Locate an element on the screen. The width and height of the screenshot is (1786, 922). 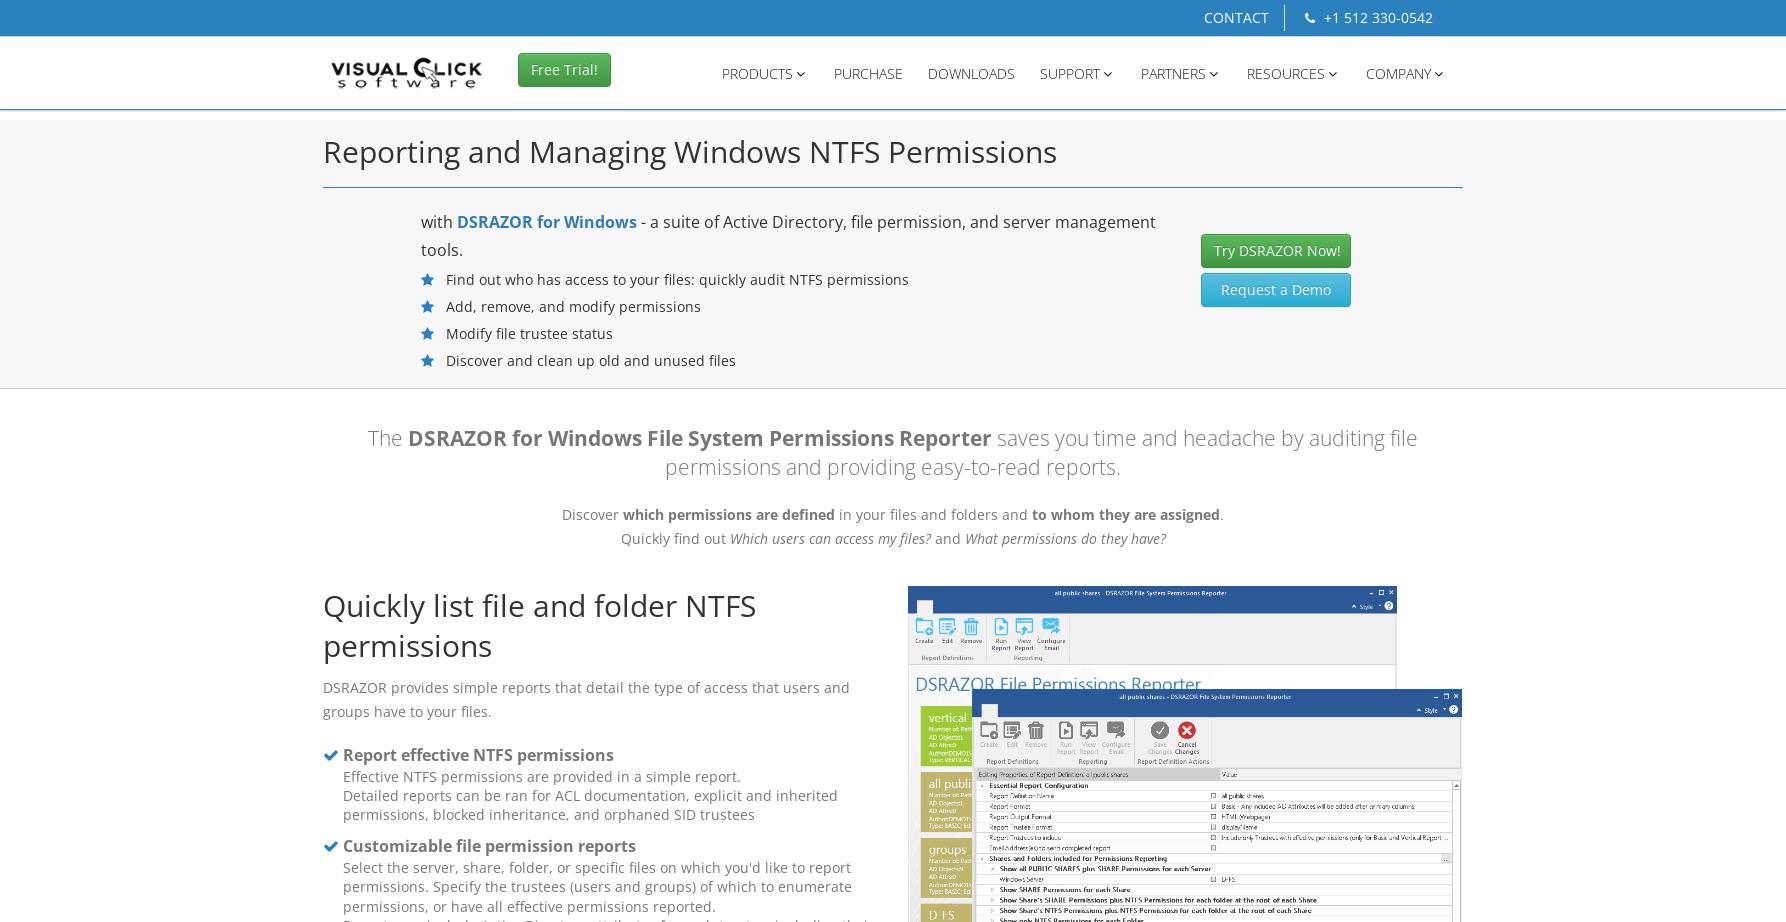
'PARTNERS' is located at coordinates (1140, 79).